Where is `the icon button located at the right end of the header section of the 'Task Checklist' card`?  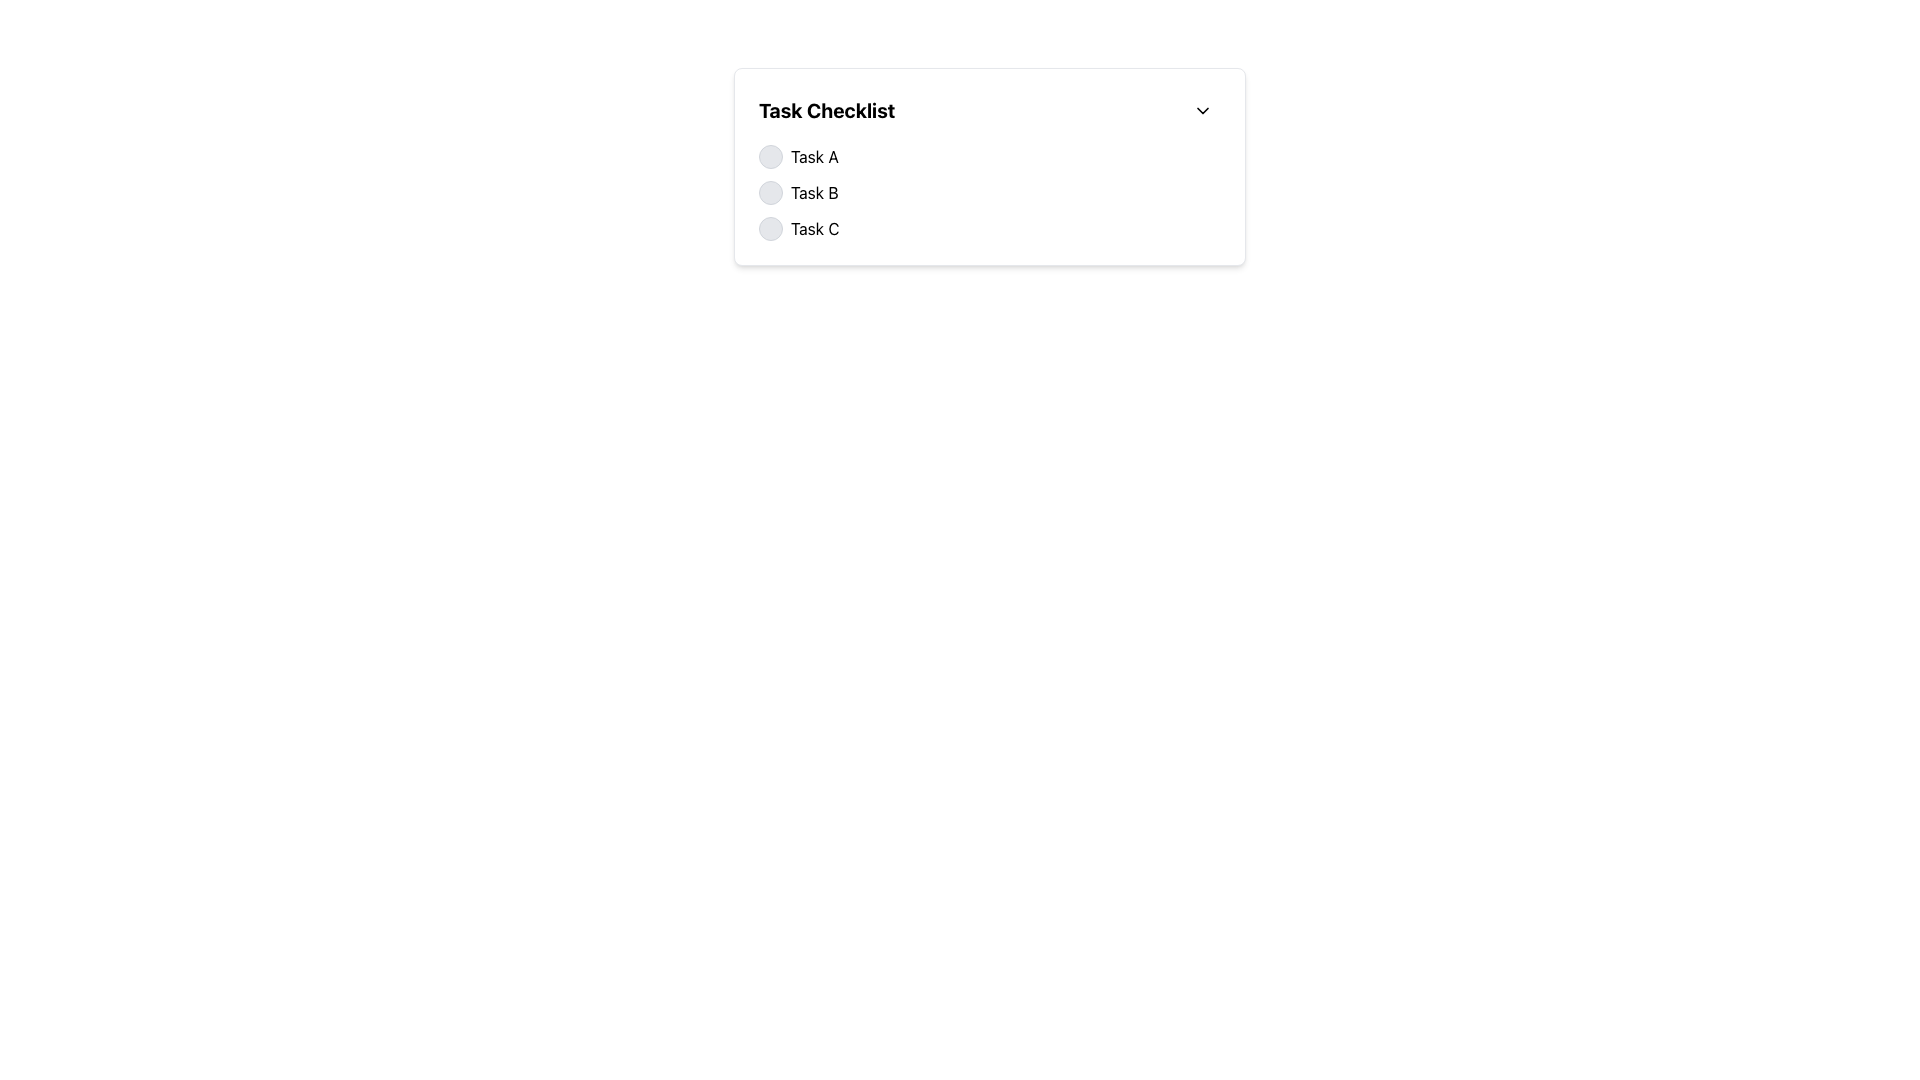 the icon button located at the right end of the header section of the 'Task Checklist' card is located at coordinates (1202, 111).